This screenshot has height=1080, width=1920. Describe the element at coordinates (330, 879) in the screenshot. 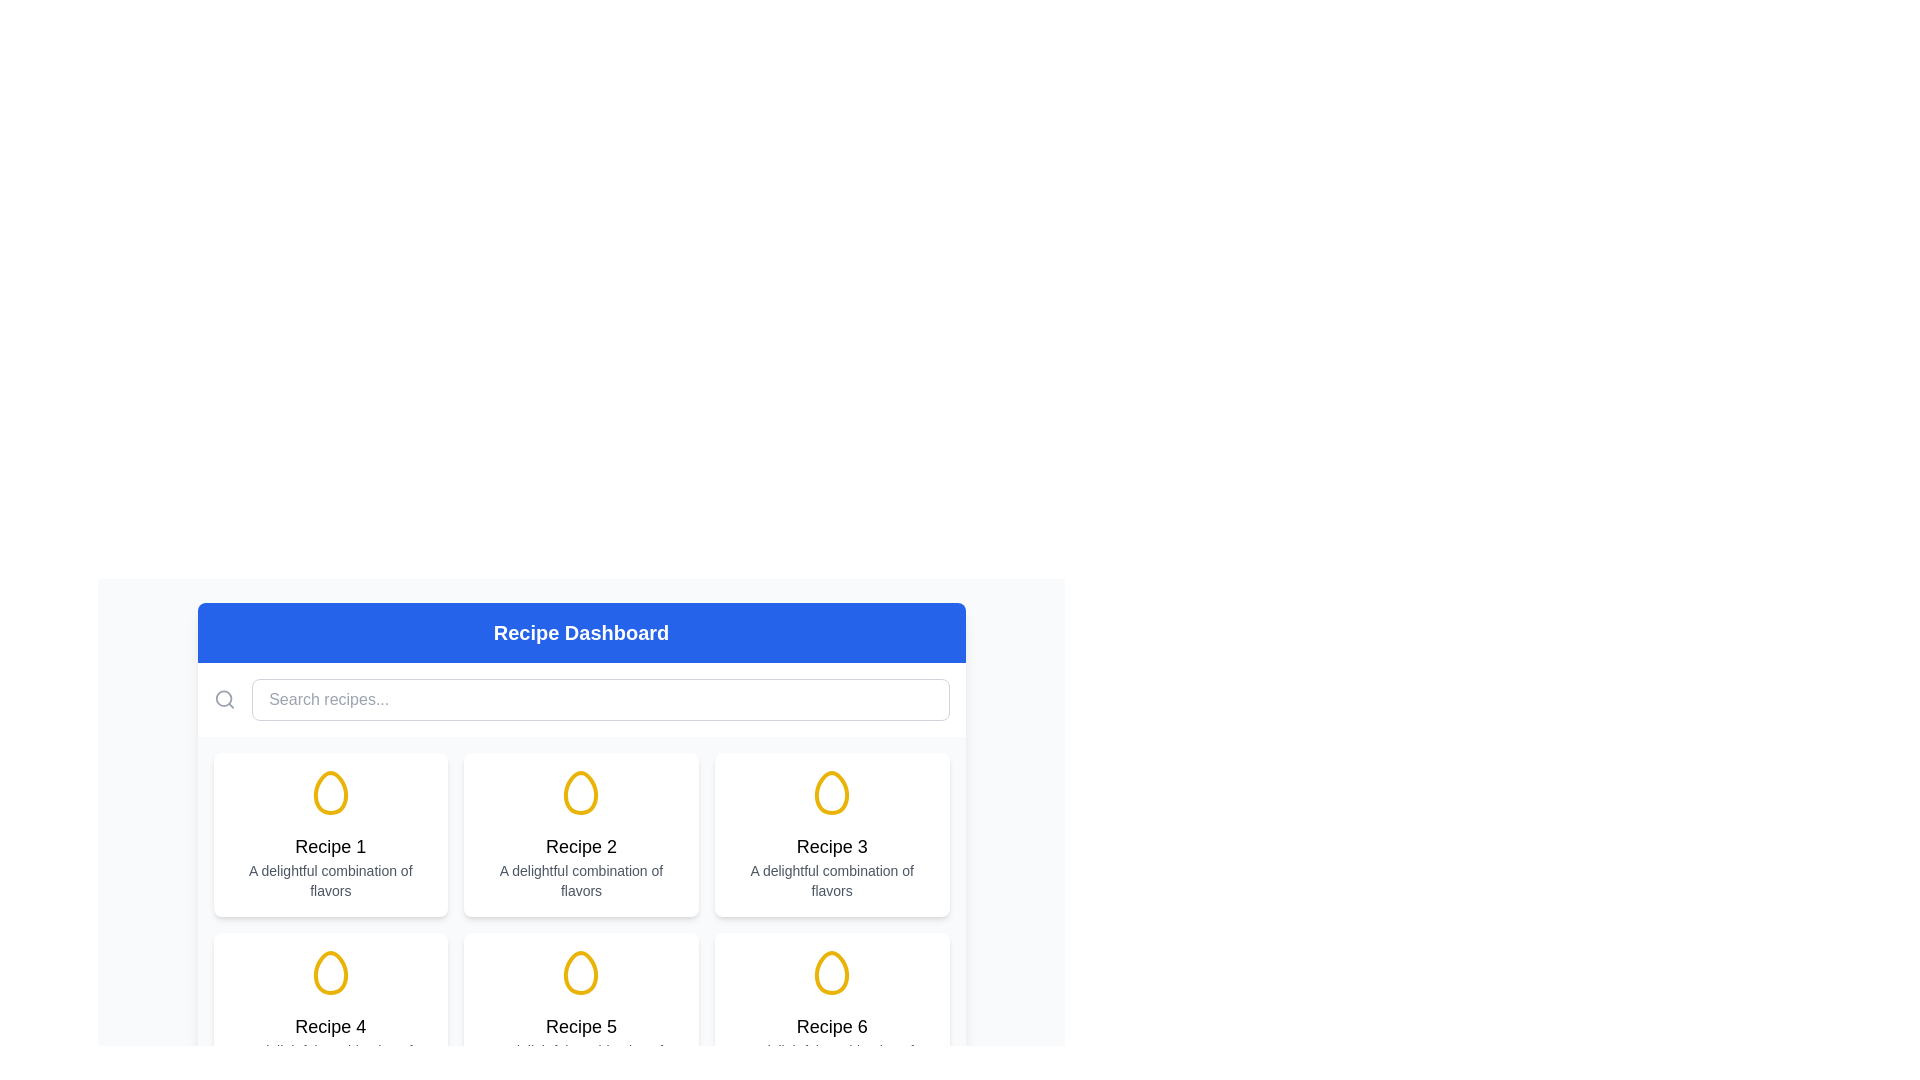

I see `the text label displaying 'A delightful combination of flavors', which is centered below 'Recipe 1' in a small gray font` at that location.